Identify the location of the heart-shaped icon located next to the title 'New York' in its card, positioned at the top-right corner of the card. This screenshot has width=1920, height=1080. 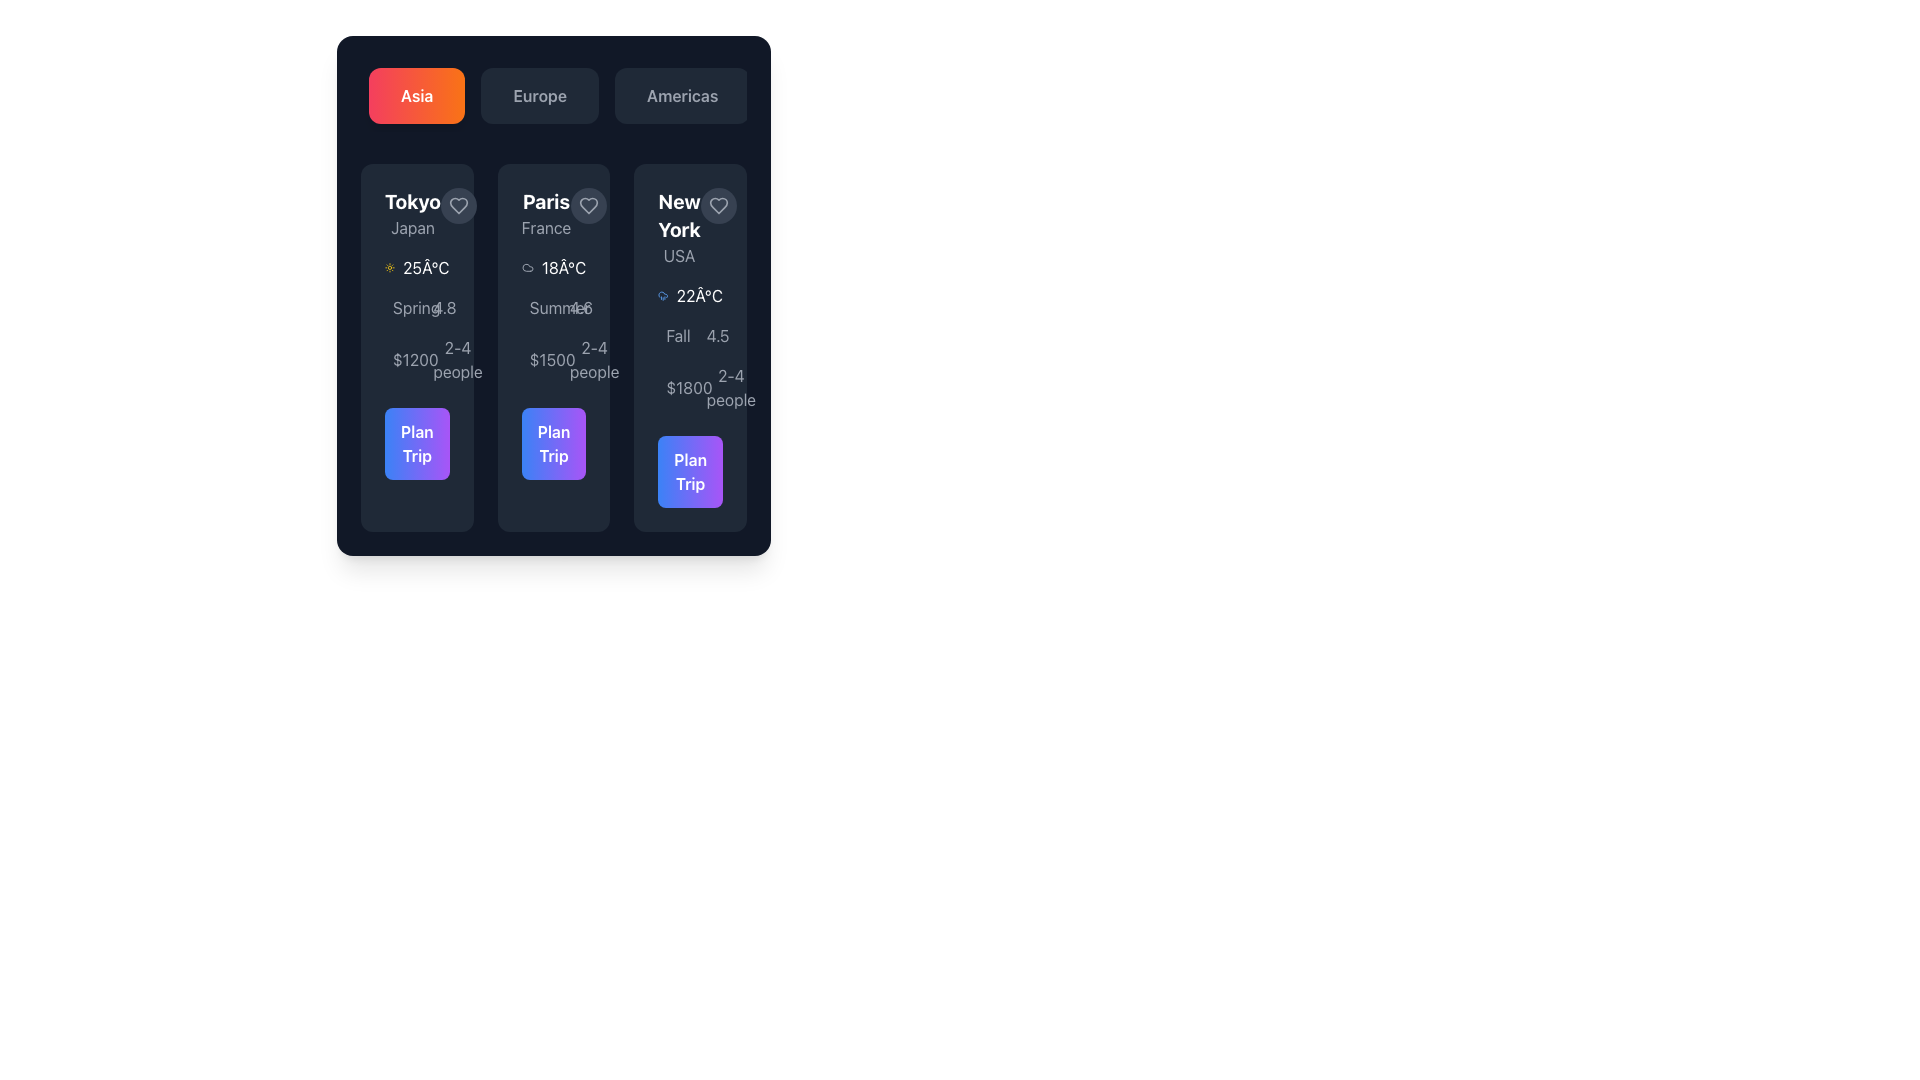
(718, 205).